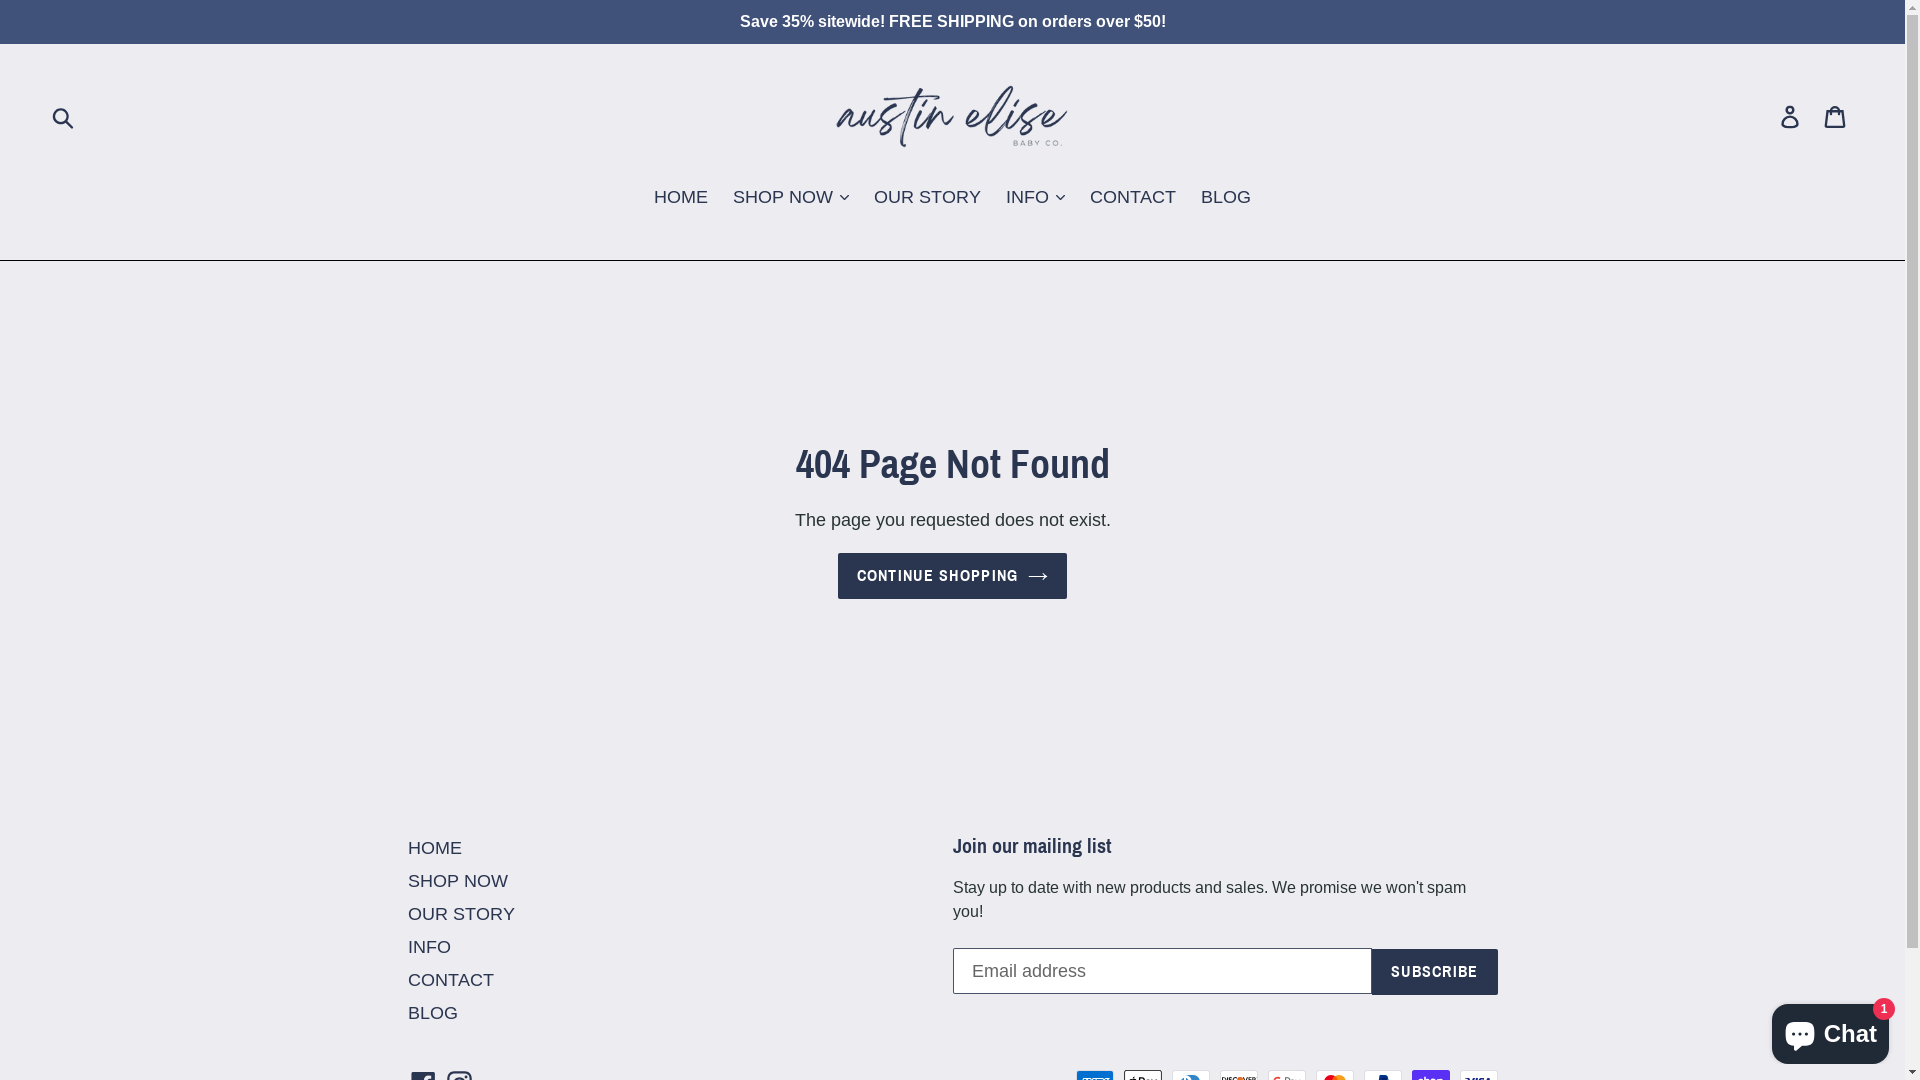 The image size is (1920, 1080). I want to click on 'INFO', so click(428, 945).